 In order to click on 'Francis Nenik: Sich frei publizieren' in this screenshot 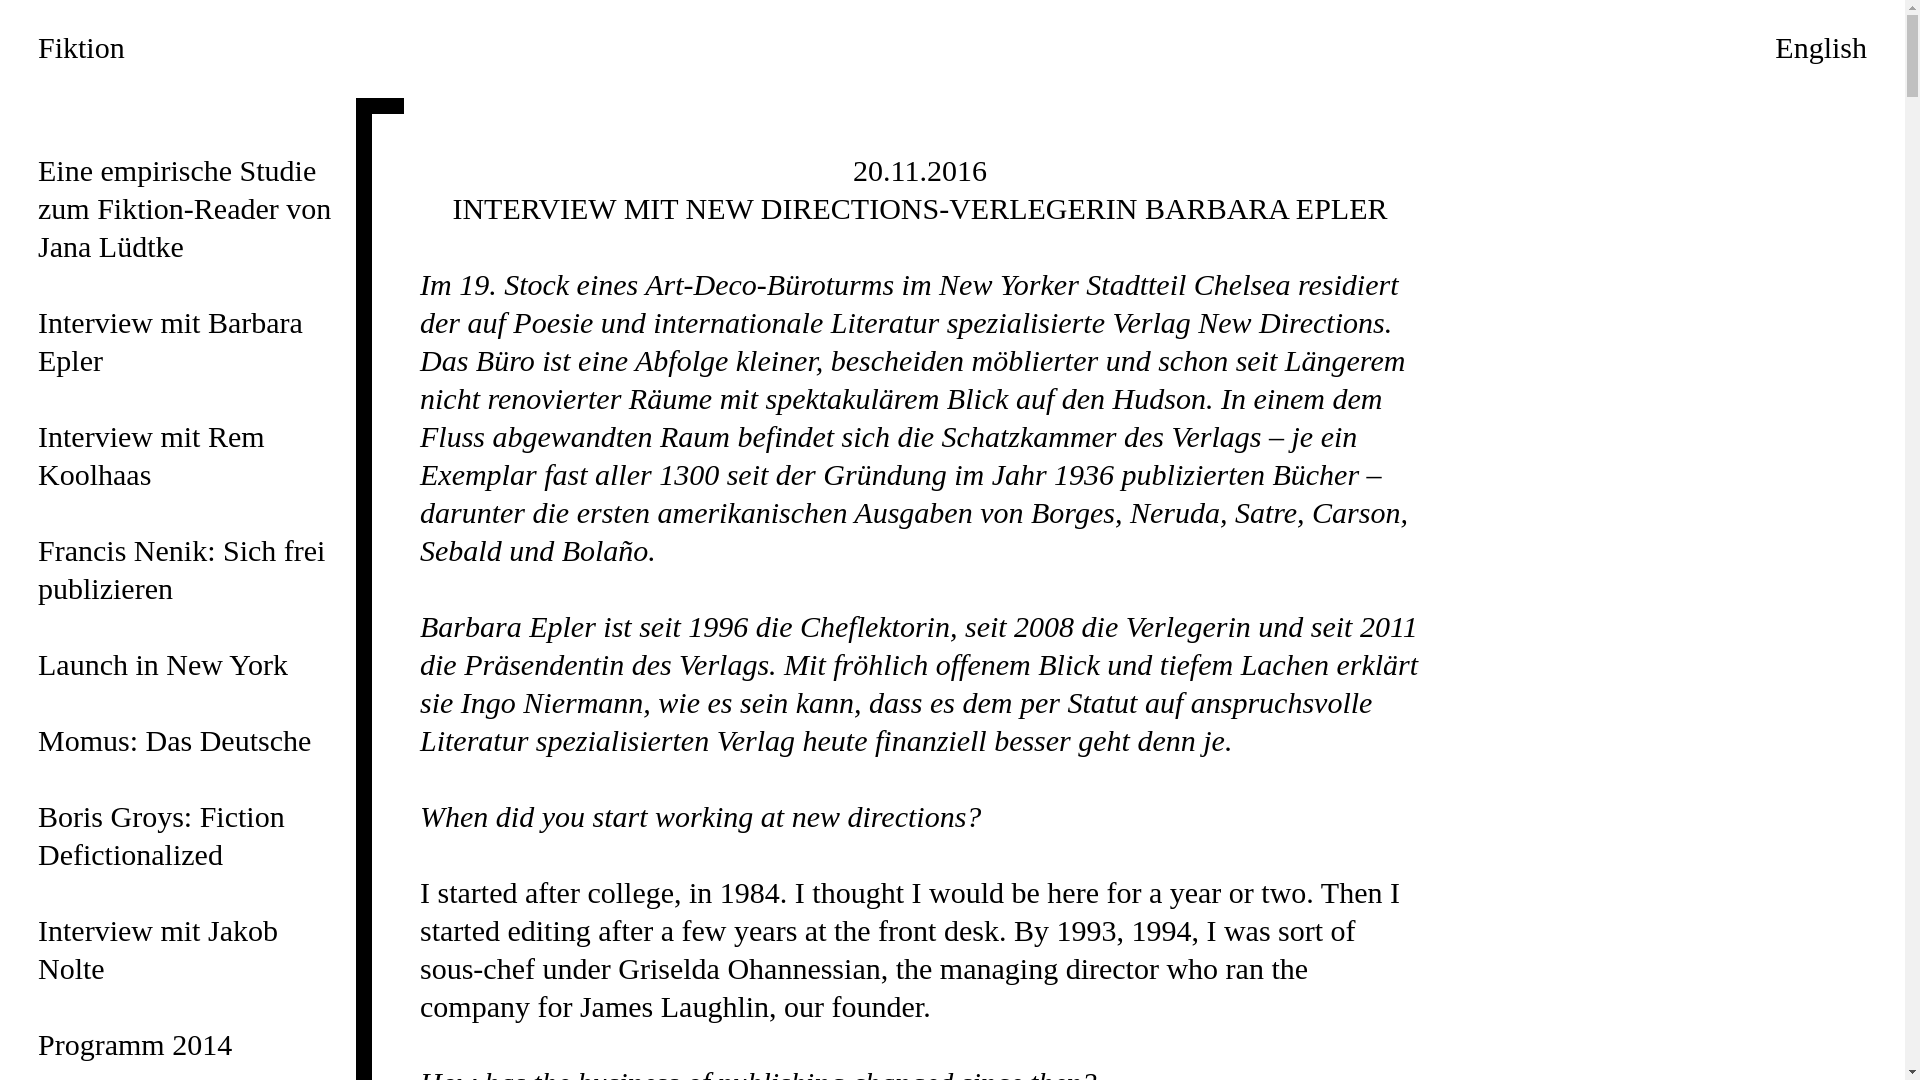, I will do `click(181, 569)`.